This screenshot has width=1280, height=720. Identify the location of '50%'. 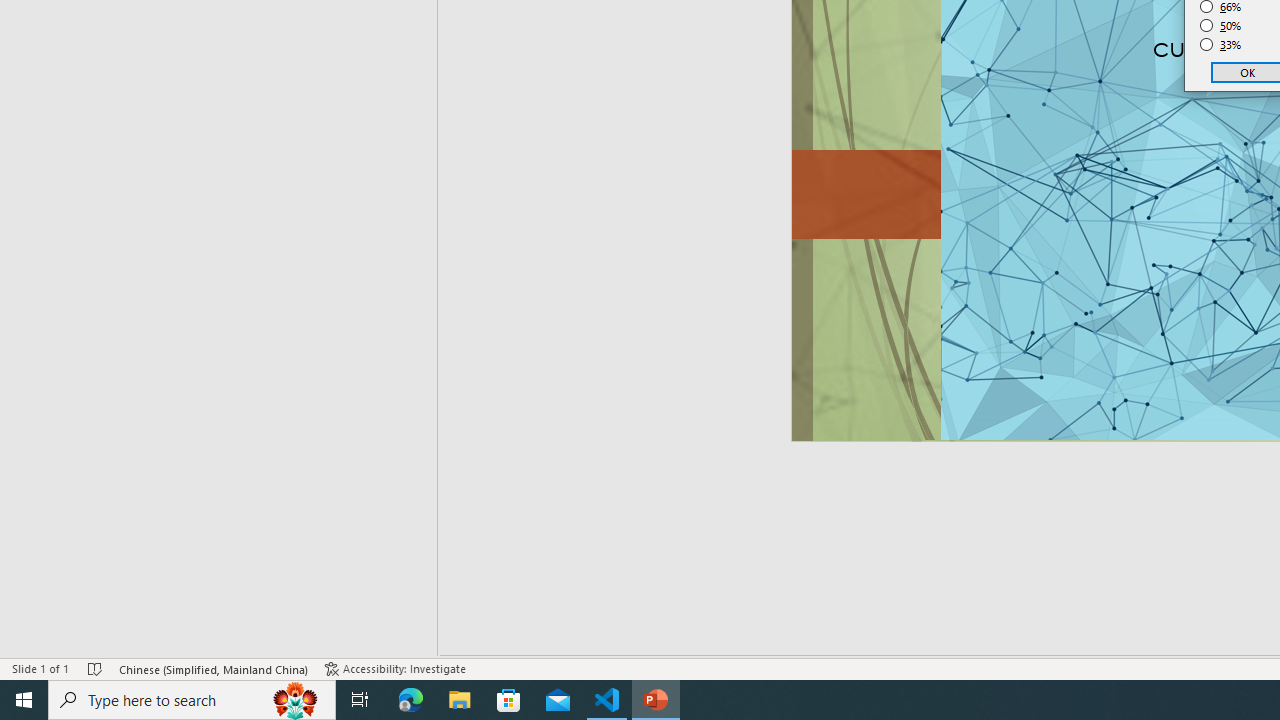
(1220, 25).